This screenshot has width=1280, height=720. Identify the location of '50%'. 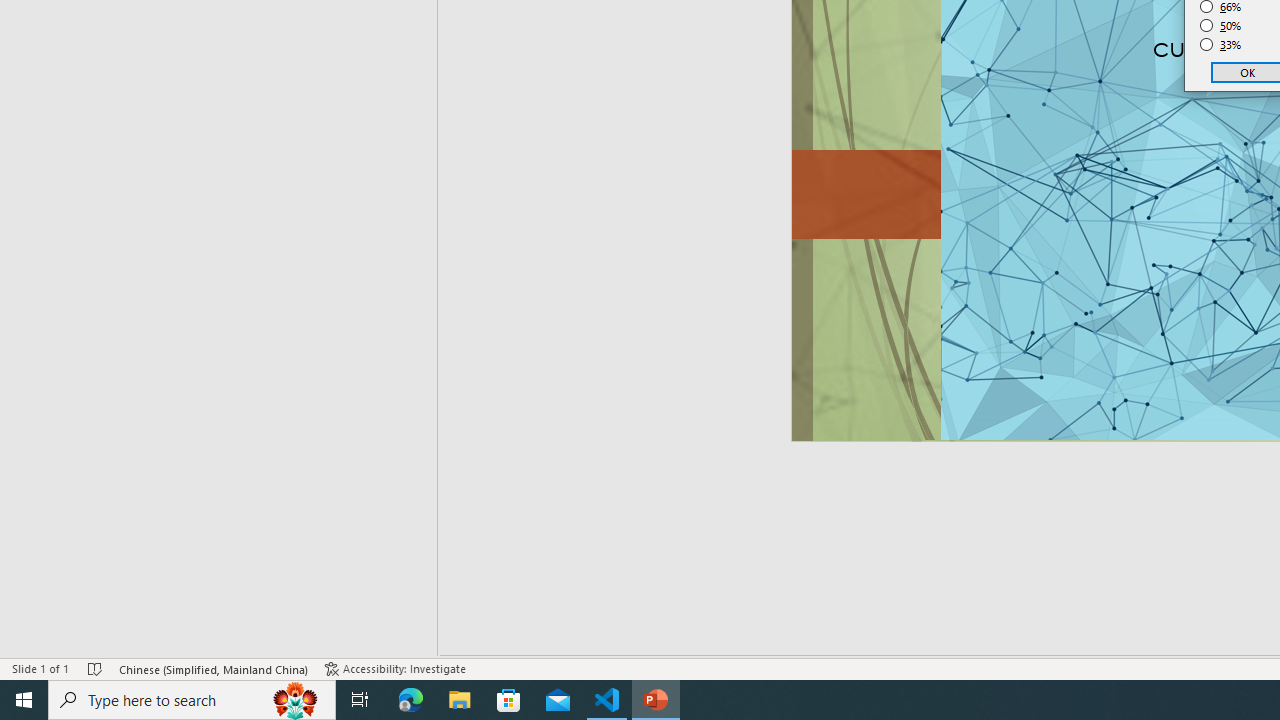
(1220, 25).